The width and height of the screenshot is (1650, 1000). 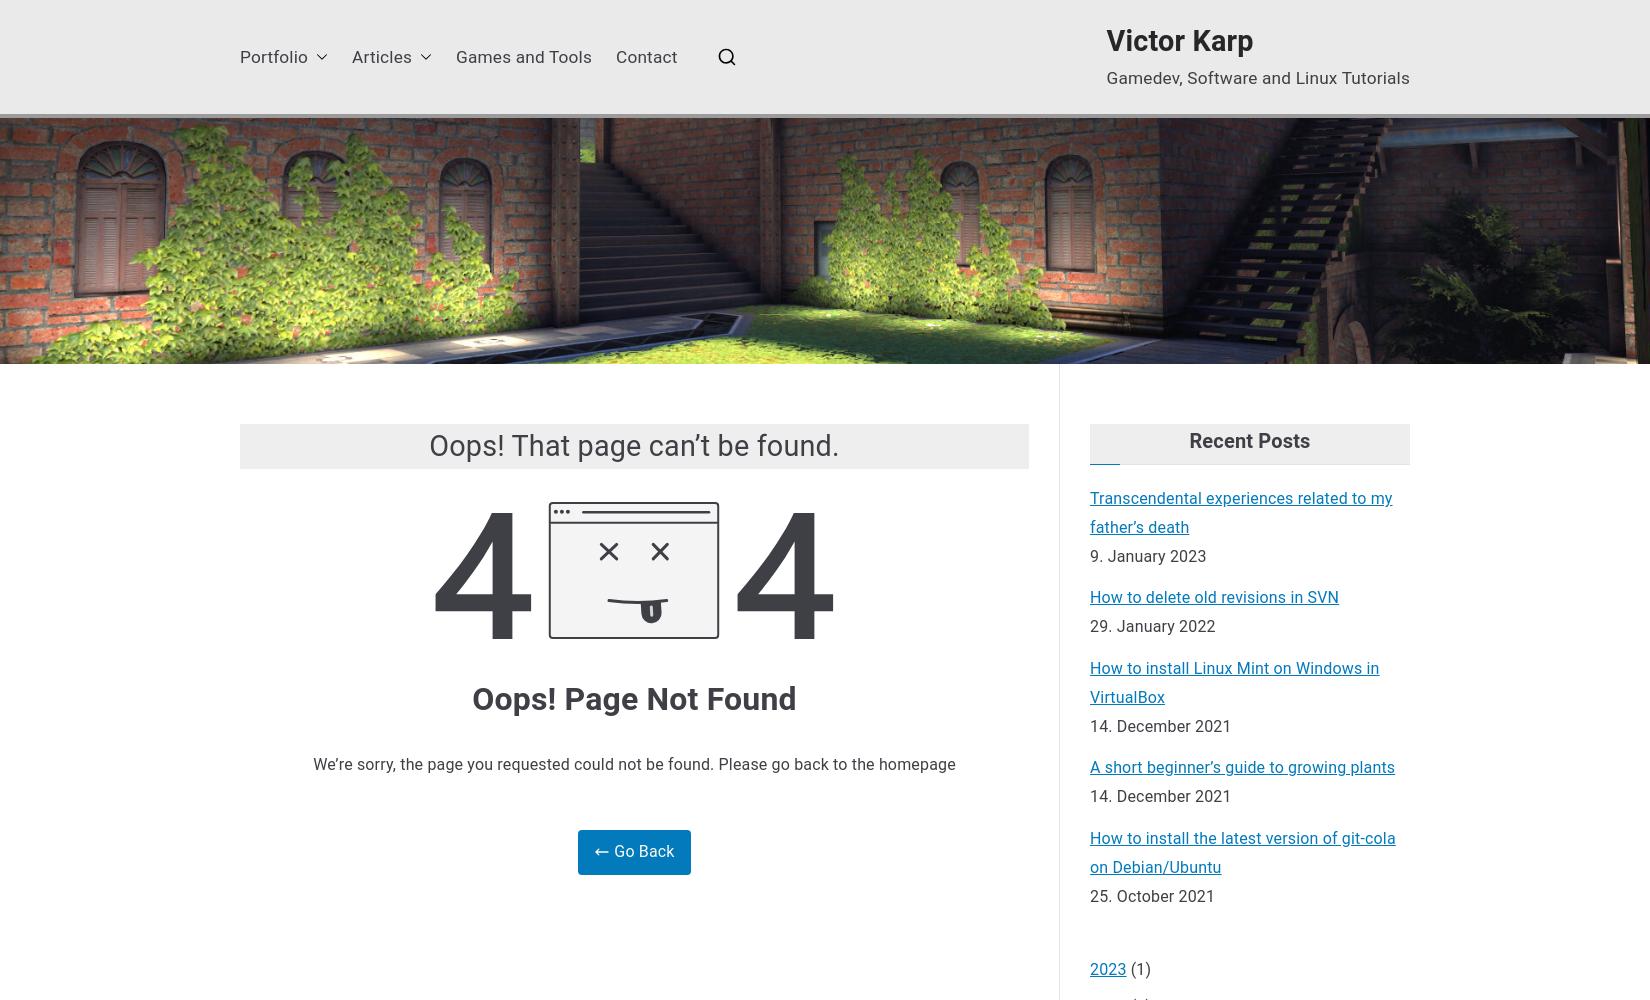 I want to click on 'Portfolio', so click(x=240, y=56).